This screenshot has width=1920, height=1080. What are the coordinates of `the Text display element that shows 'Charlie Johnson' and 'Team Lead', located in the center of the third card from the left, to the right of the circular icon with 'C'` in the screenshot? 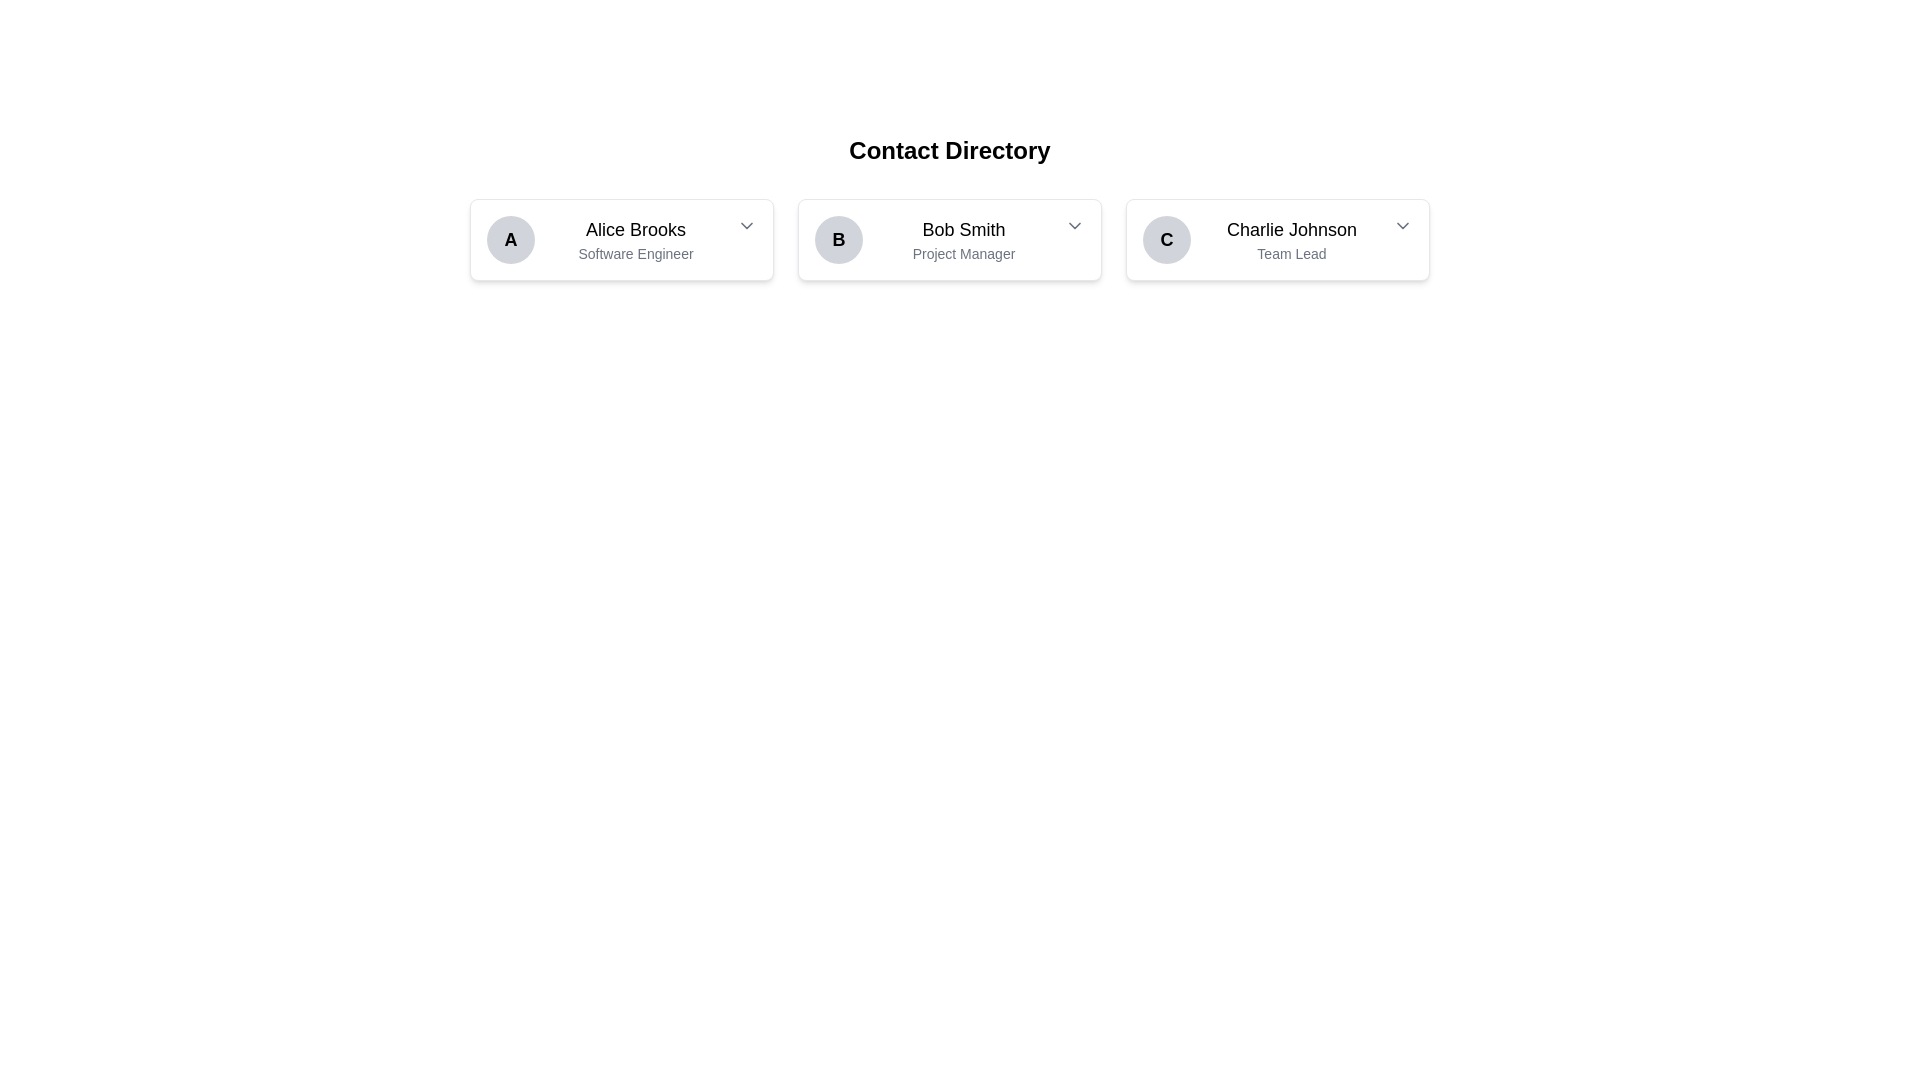 It's located at (1291, 238).